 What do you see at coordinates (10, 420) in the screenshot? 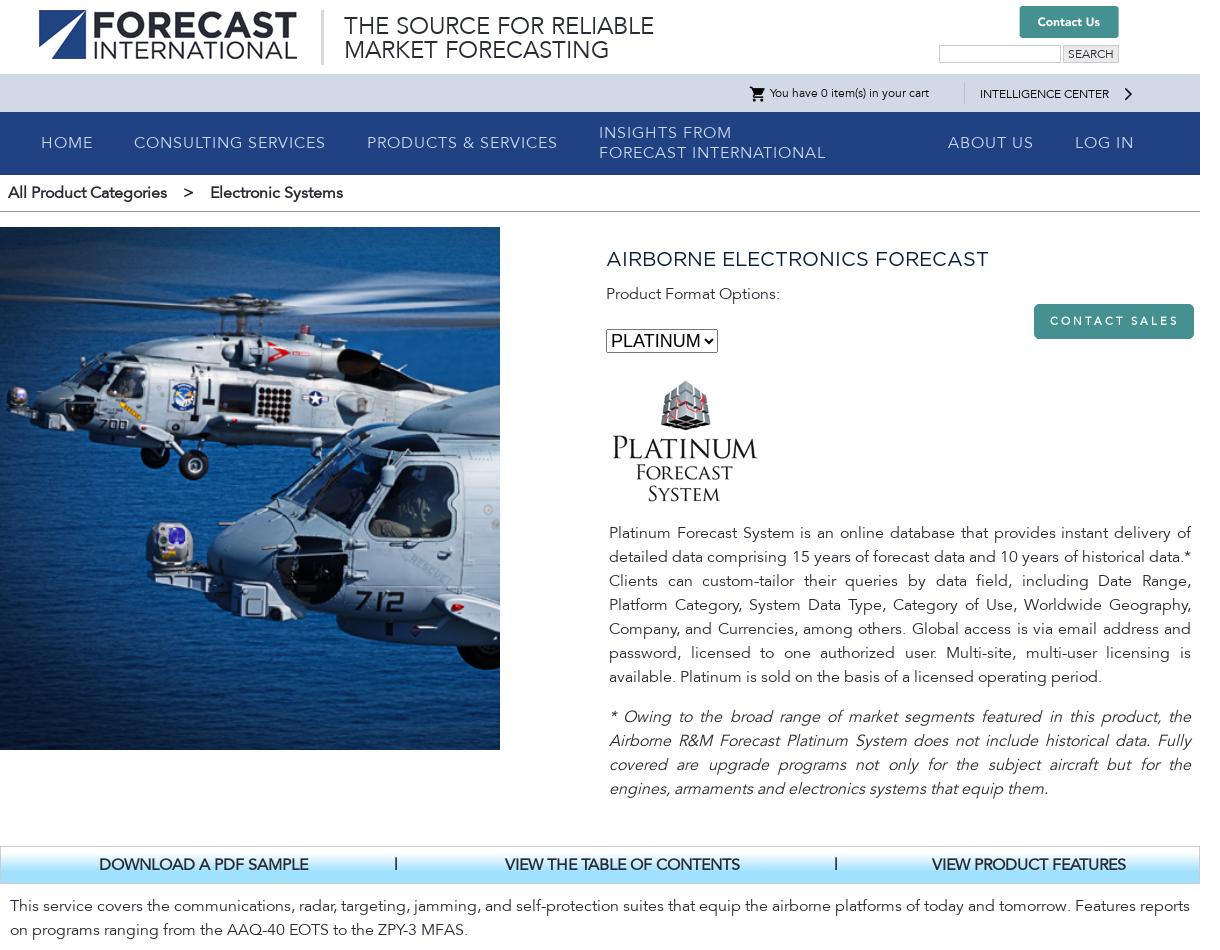
I see `'newsletter providing the latest news on your market of interest.  A sampling of featured articles is sent twice weekly to your email address.
An unmatched value.'` at bounding box center [10, 420].